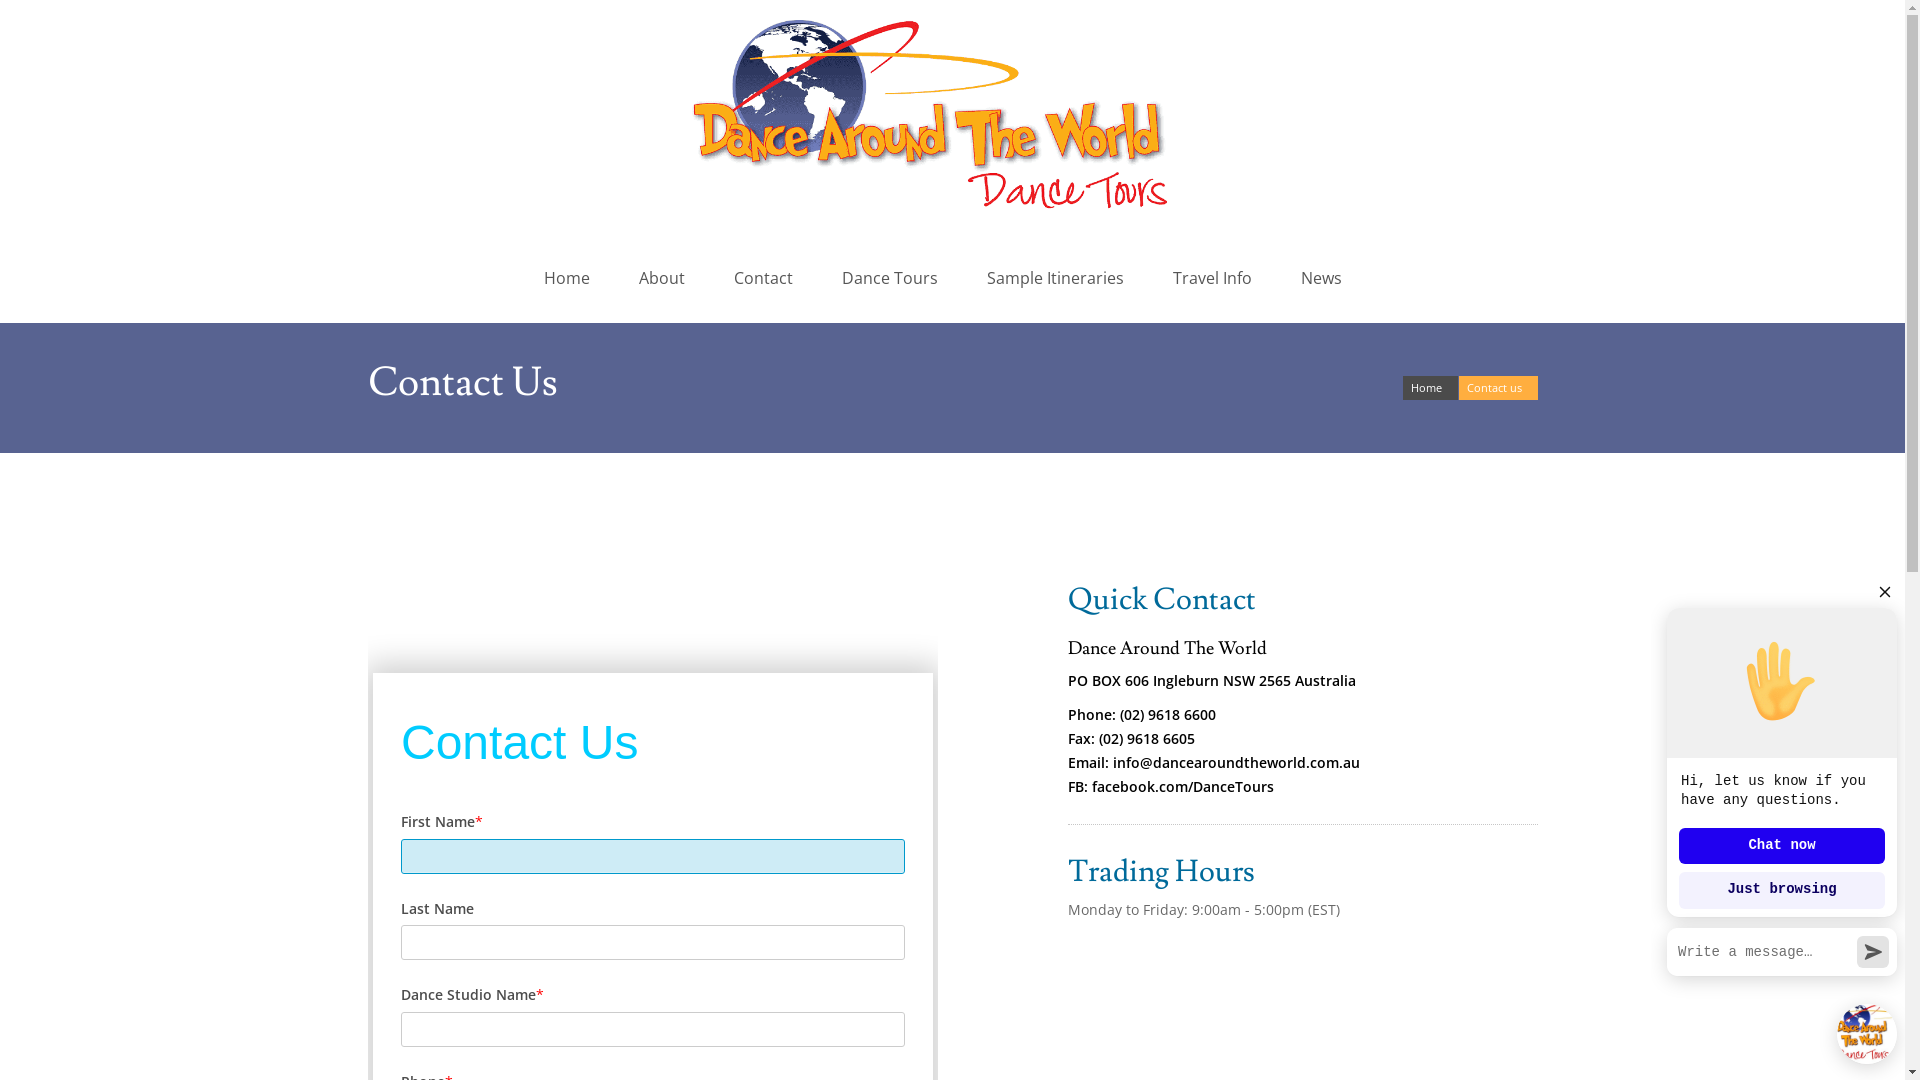 The image size is (1920, 1080). What do you see at coordinates (766, 277) in the screenshot?
I see `'Contact'` at bounding box center [766, 277].